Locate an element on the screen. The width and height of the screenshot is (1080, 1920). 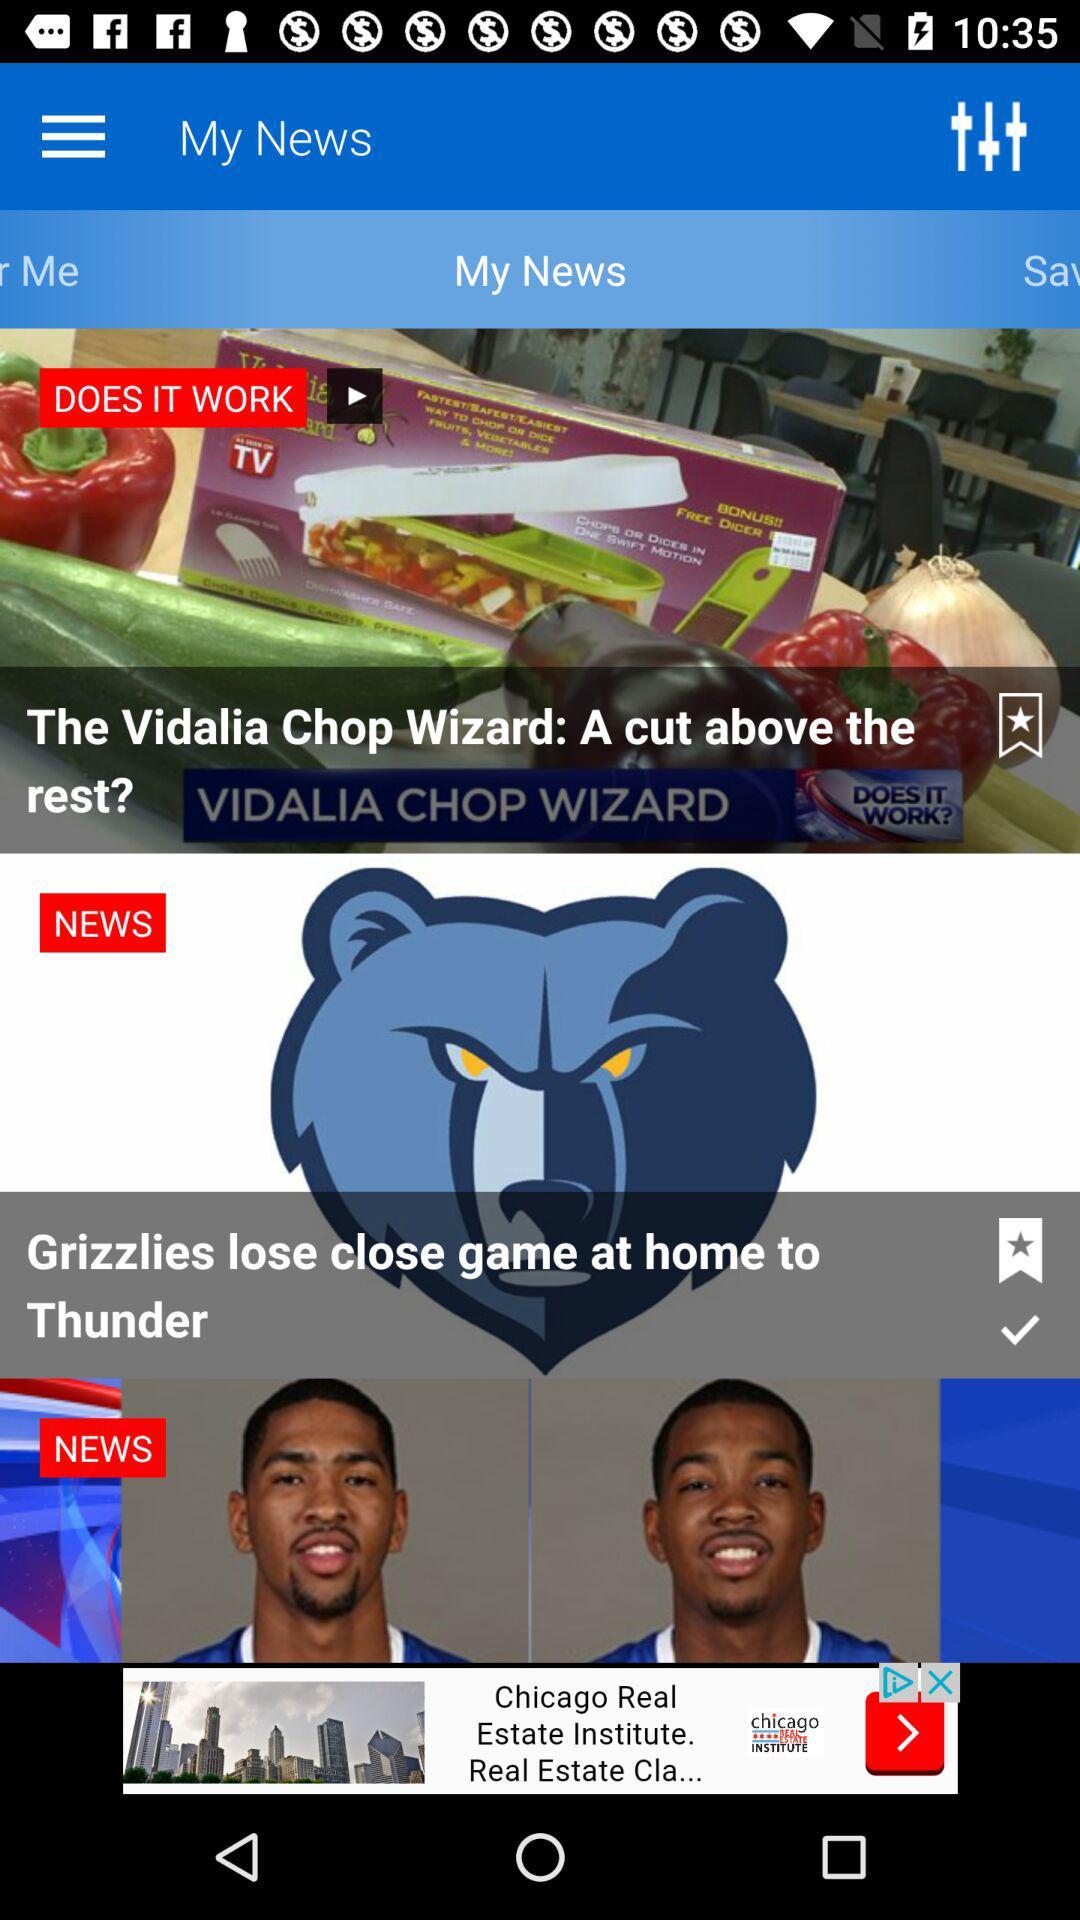
settings option is located at coordinates (987, 135).